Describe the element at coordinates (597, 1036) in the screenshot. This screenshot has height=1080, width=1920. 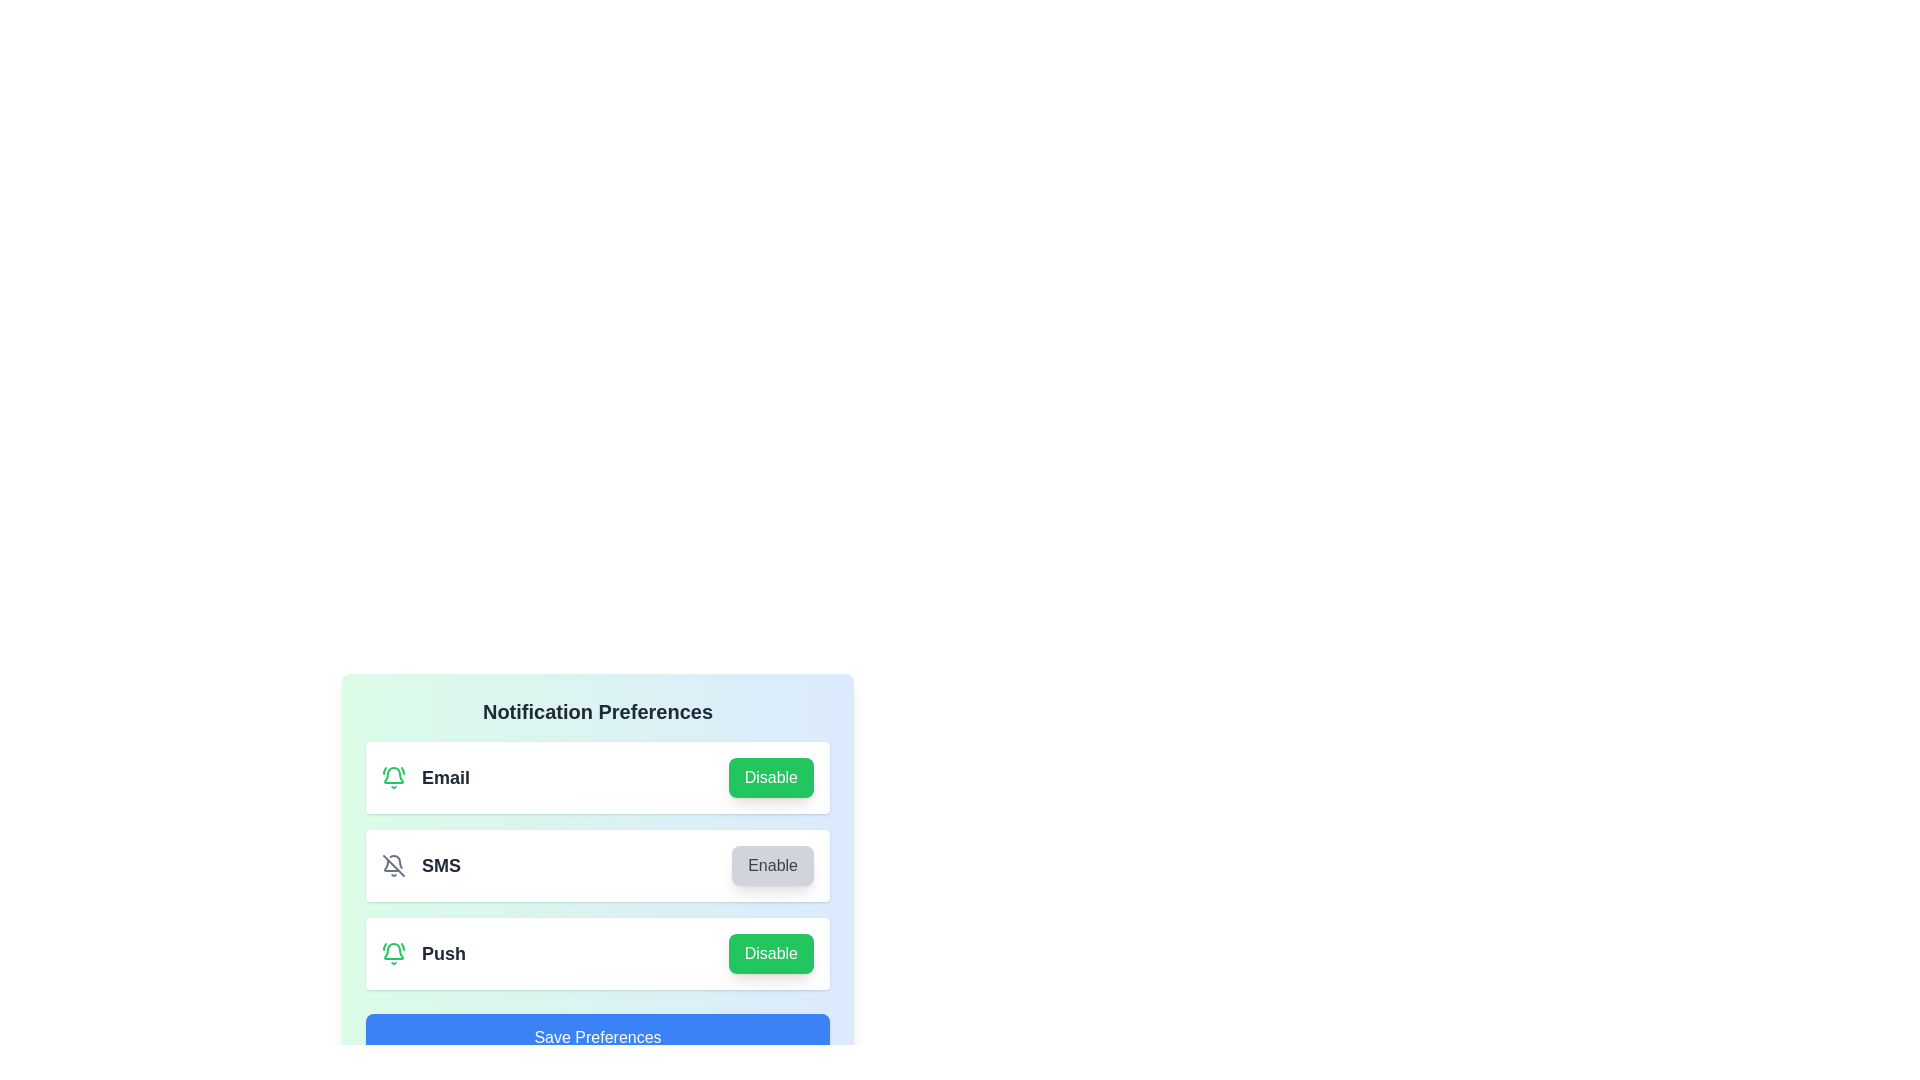
I see `the 'Save Preferences' button to save the current notification settings` at that location.